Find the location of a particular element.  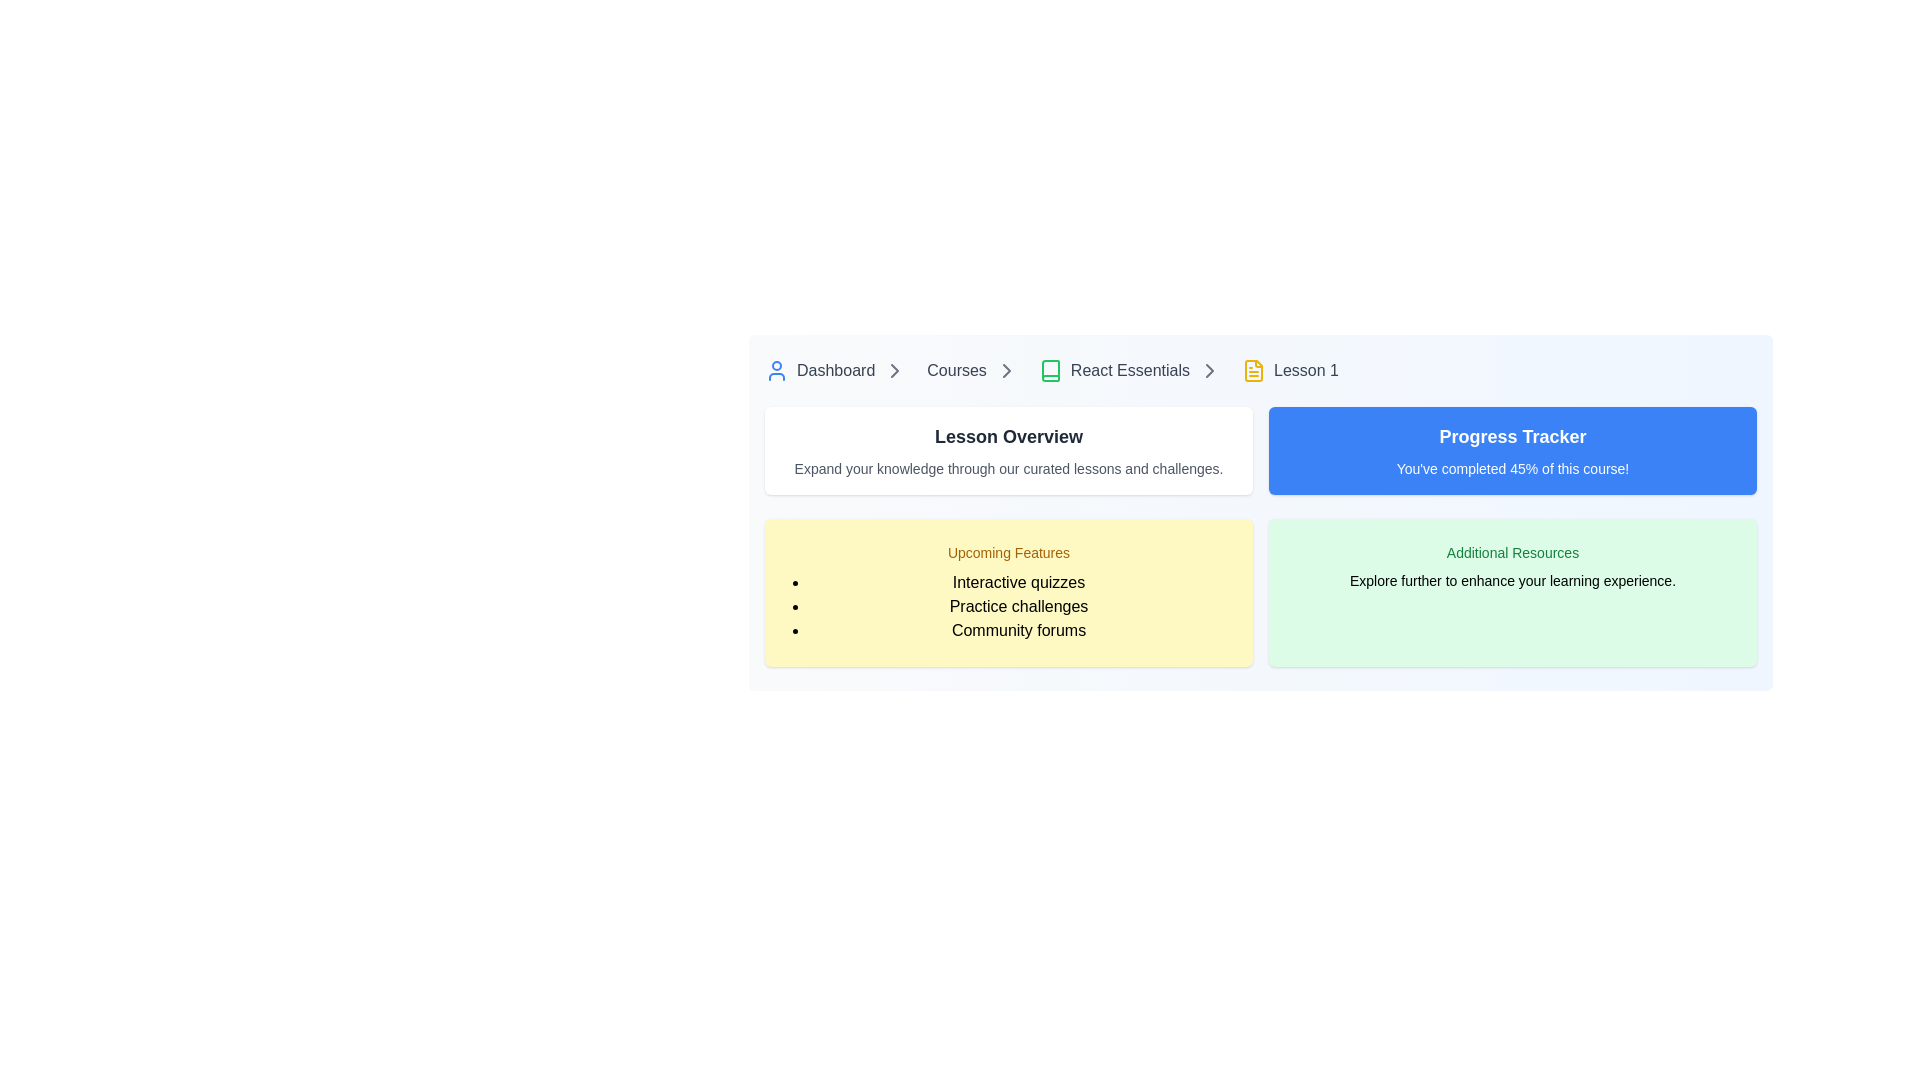

text label located in the blue box at the lower part of the 'Progress Tracker' section to understand the progress percentage is located at coordinates (1512, 469).